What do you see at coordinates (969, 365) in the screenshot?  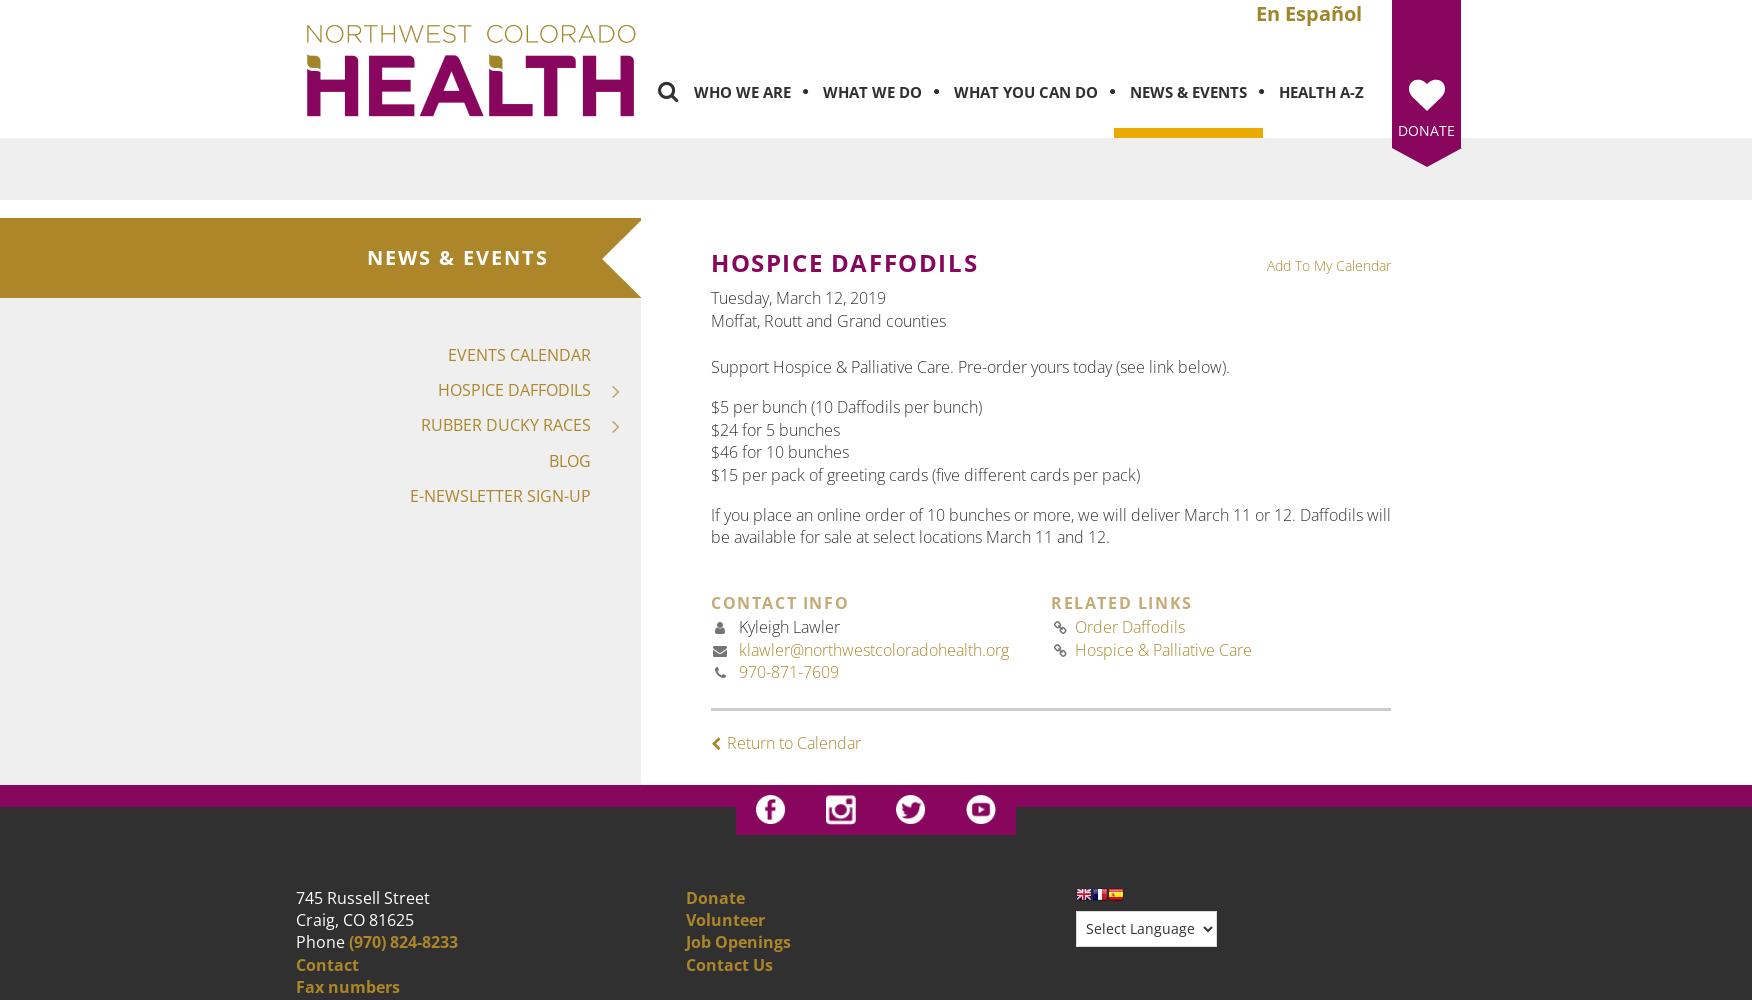 I see `'Support Hospice & Palliative Care. Pre-order yours today (see link below).'` at bounding box center [969, 365].